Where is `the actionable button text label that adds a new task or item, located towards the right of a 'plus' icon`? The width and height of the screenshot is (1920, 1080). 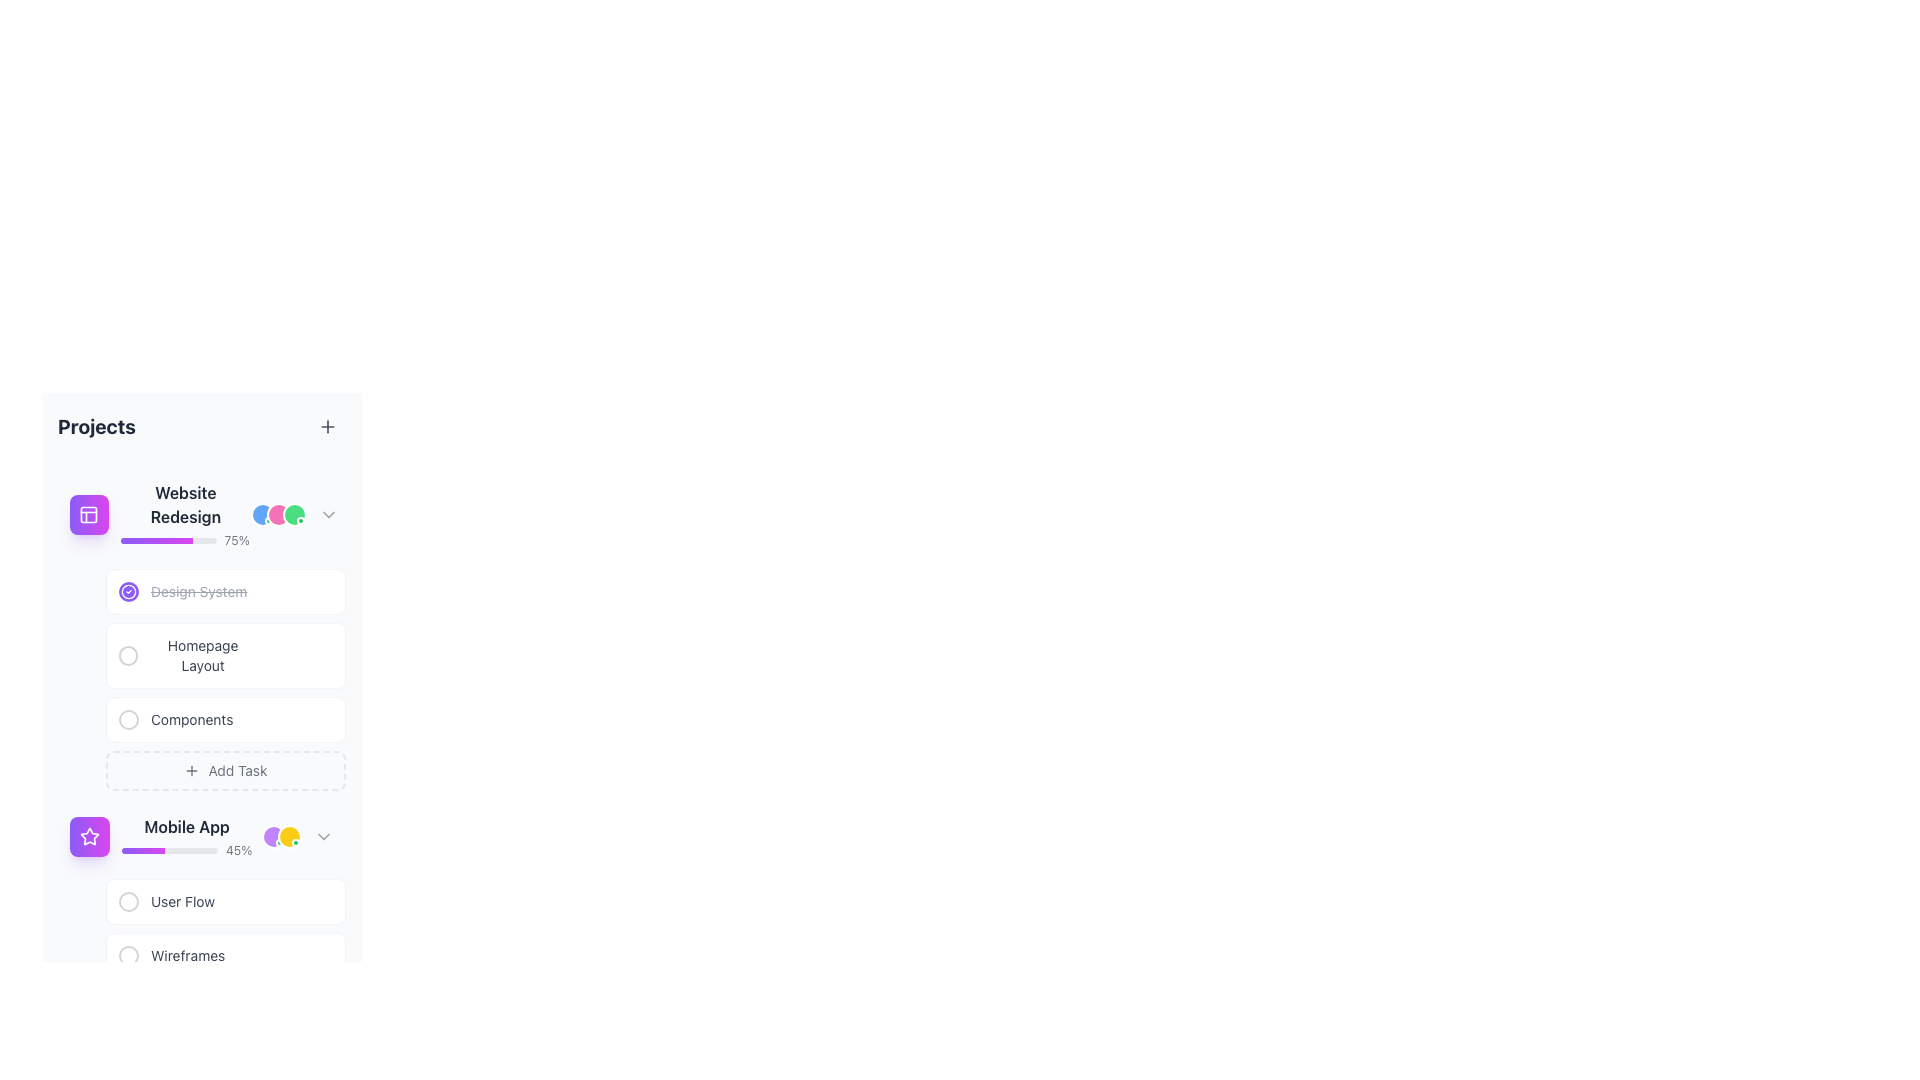 the actionable button text label that adds a new task or item, located towards the right of a 'plus' icon is located at coordinates (238, 770).